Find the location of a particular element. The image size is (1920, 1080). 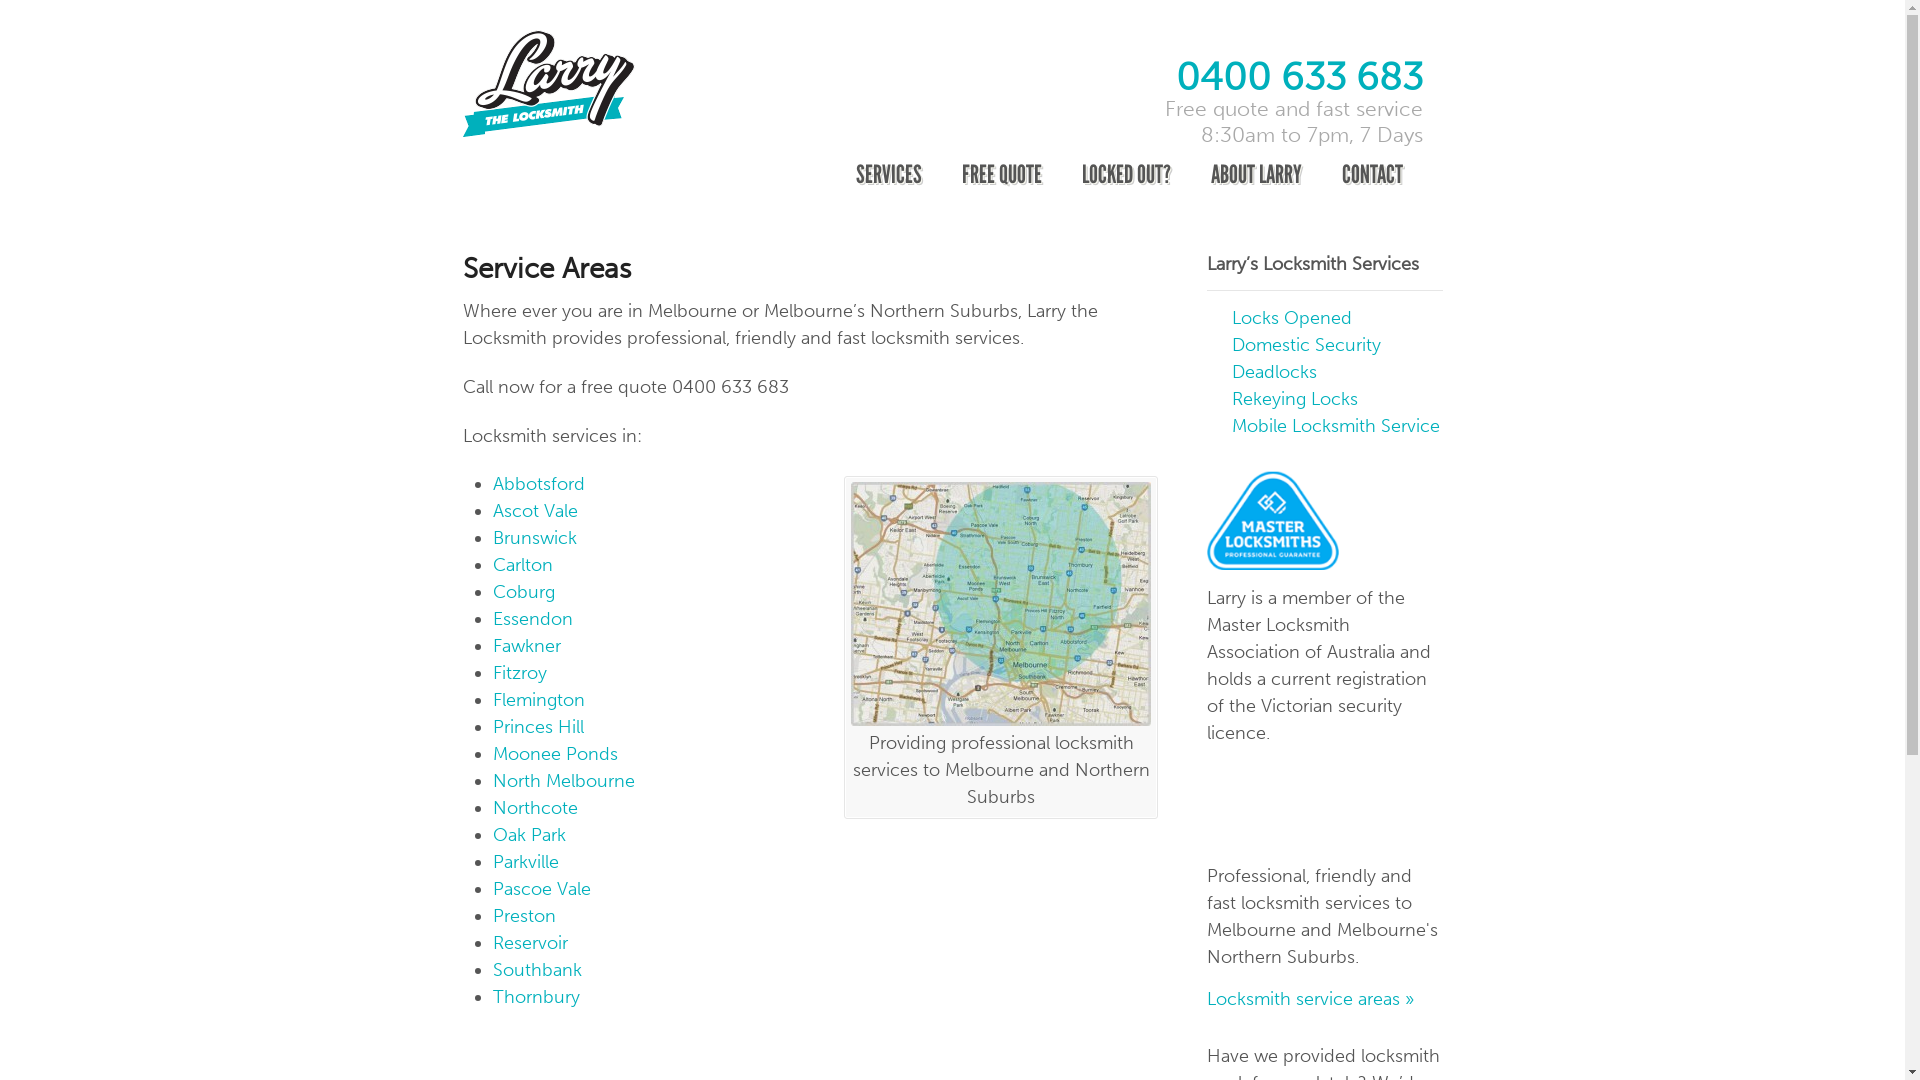

'Locks Opened' is located at coordinates (1291, 316).